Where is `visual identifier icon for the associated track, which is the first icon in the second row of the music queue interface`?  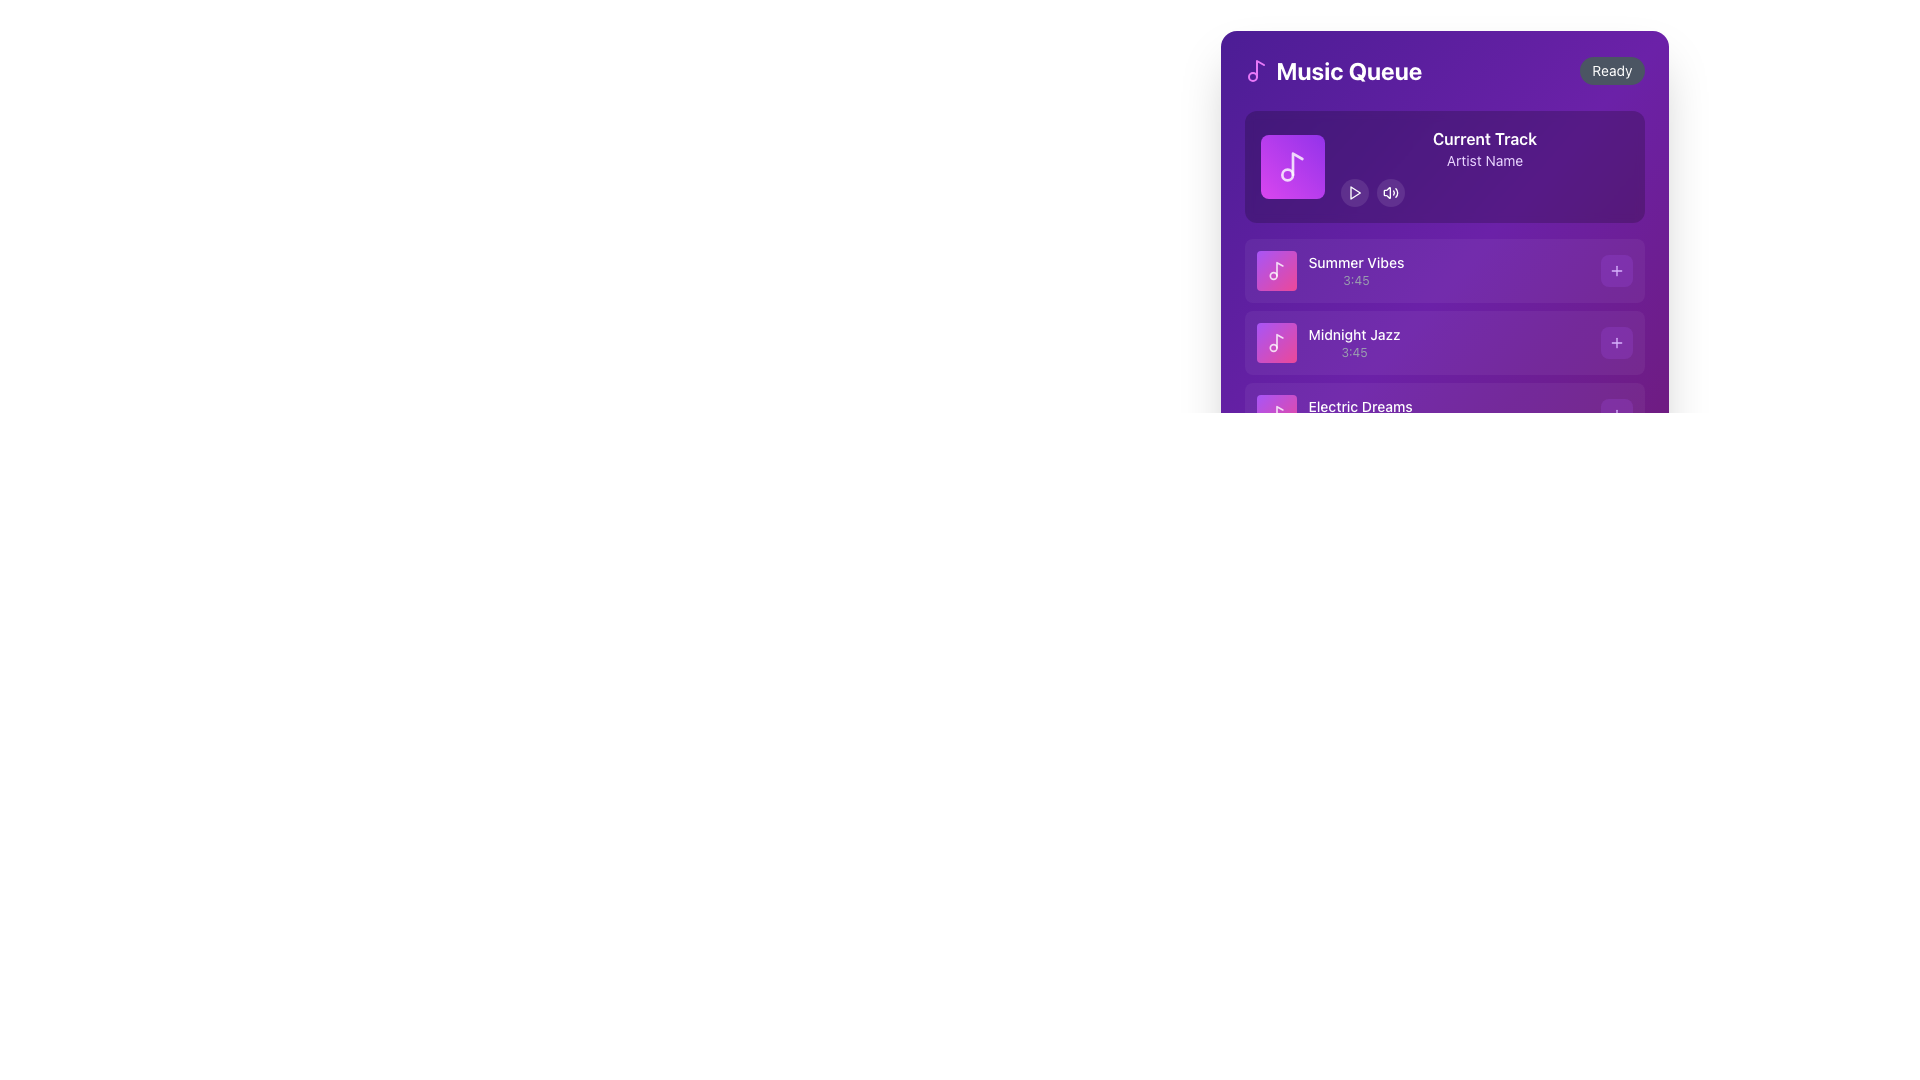
visual identifier icon for the associated track, which is the first icon in the second row of the music queue interface is located at coordinates (1275, 270).